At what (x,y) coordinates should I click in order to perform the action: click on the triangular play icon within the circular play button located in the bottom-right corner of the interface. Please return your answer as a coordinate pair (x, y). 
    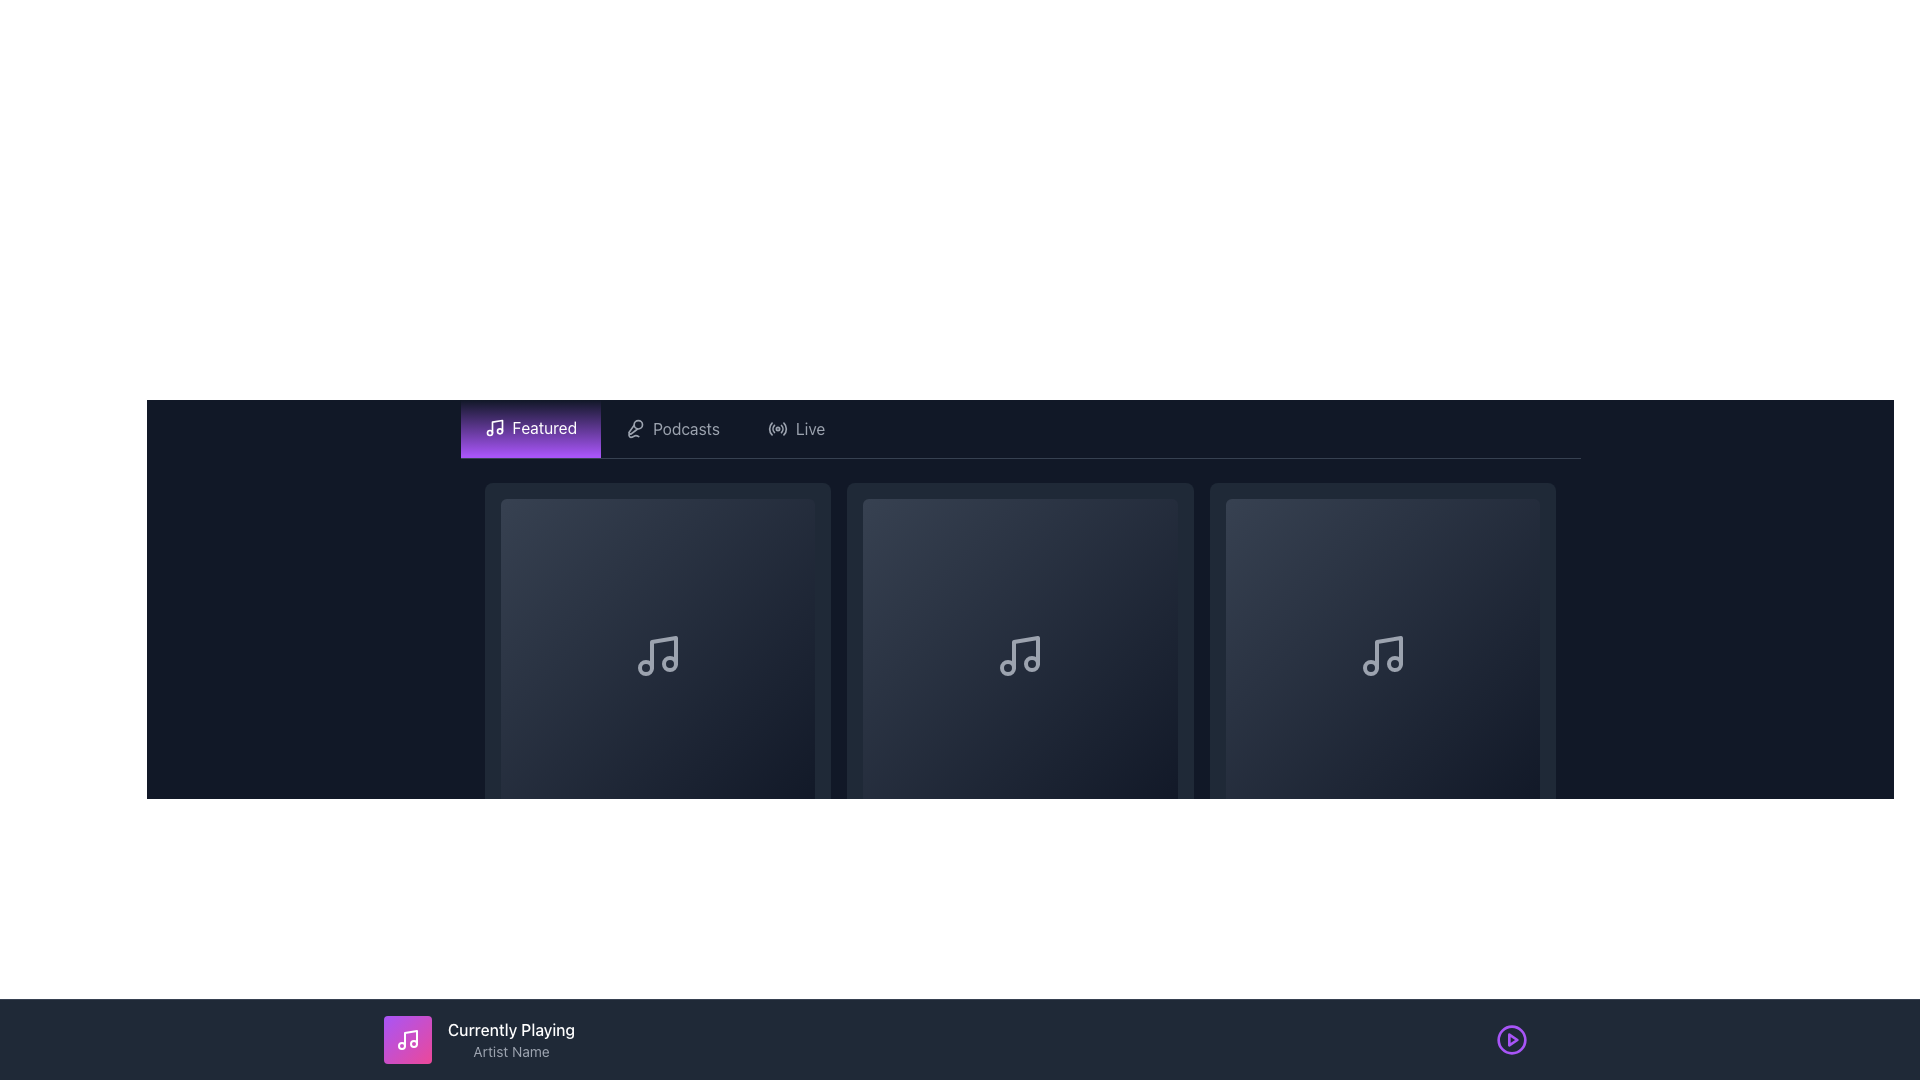
    Looking at the image, I should click on (1513, 1039).